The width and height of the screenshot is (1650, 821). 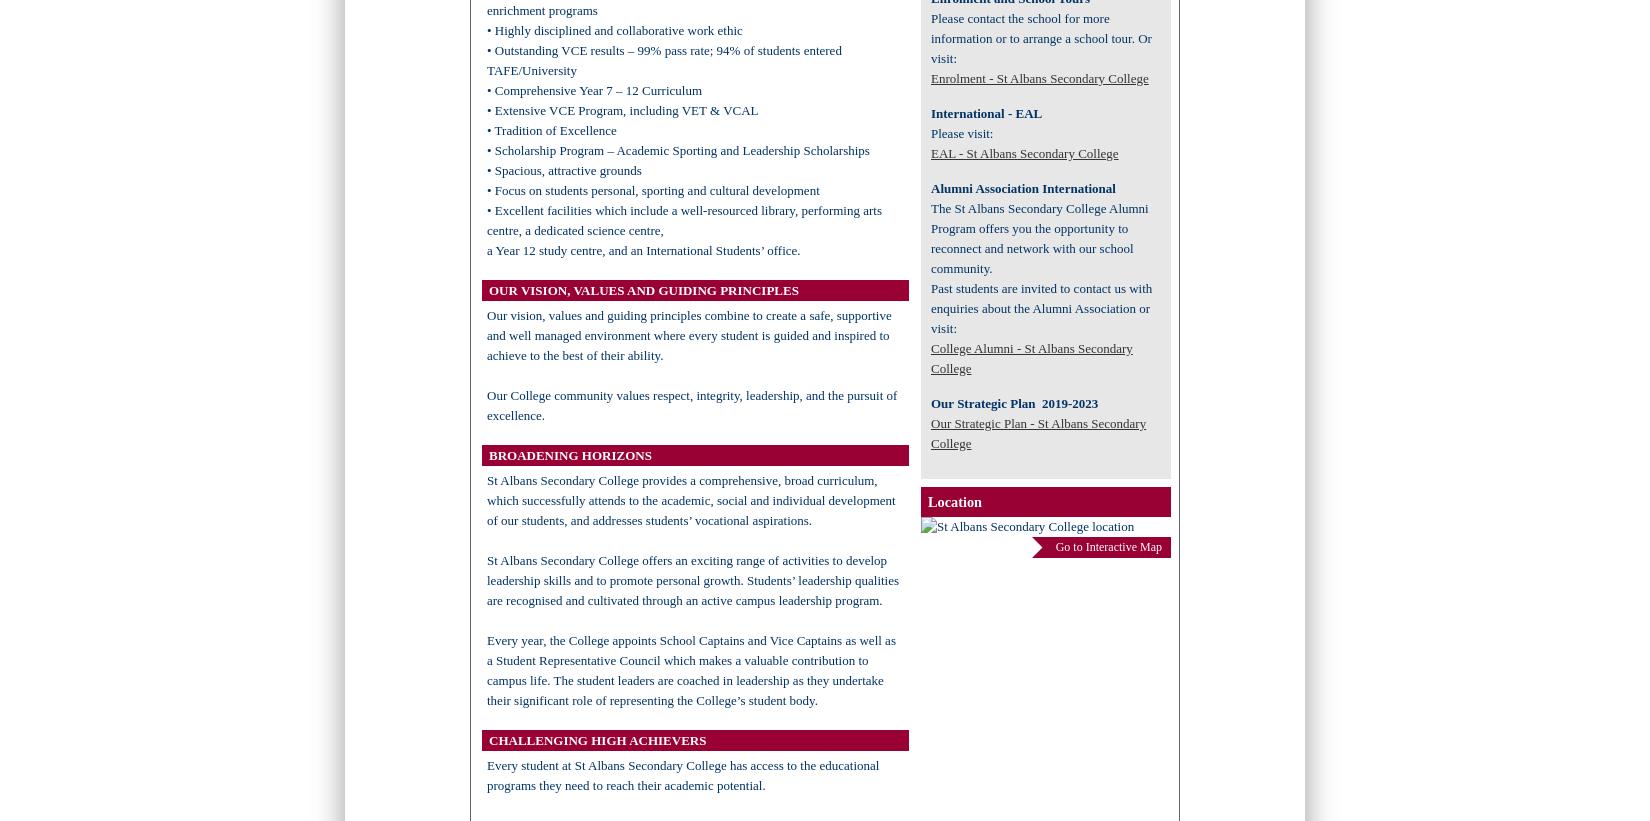 I want to click on '•	Tradition of Excellence', so click(x=550, y=129).